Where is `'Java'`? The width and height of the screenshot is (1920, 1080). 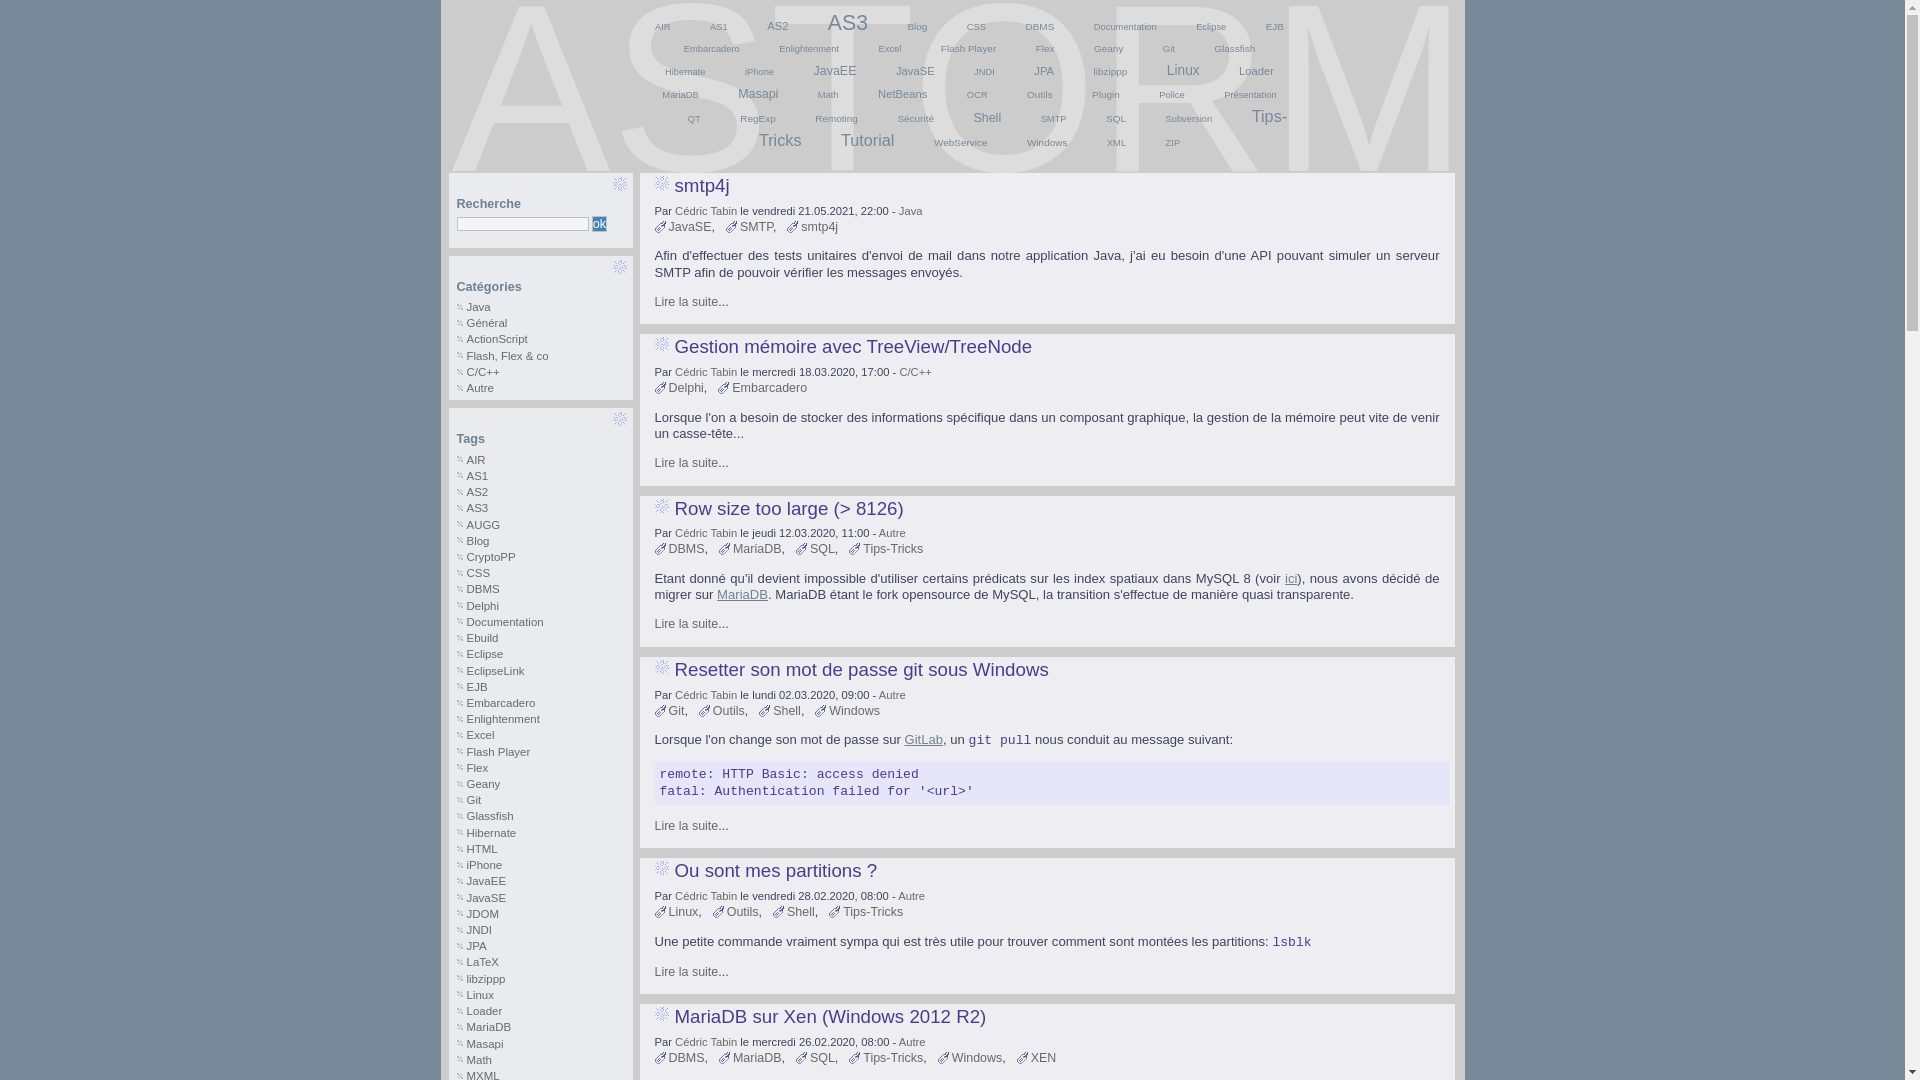 'Java' is located at coordinates (910, 211).